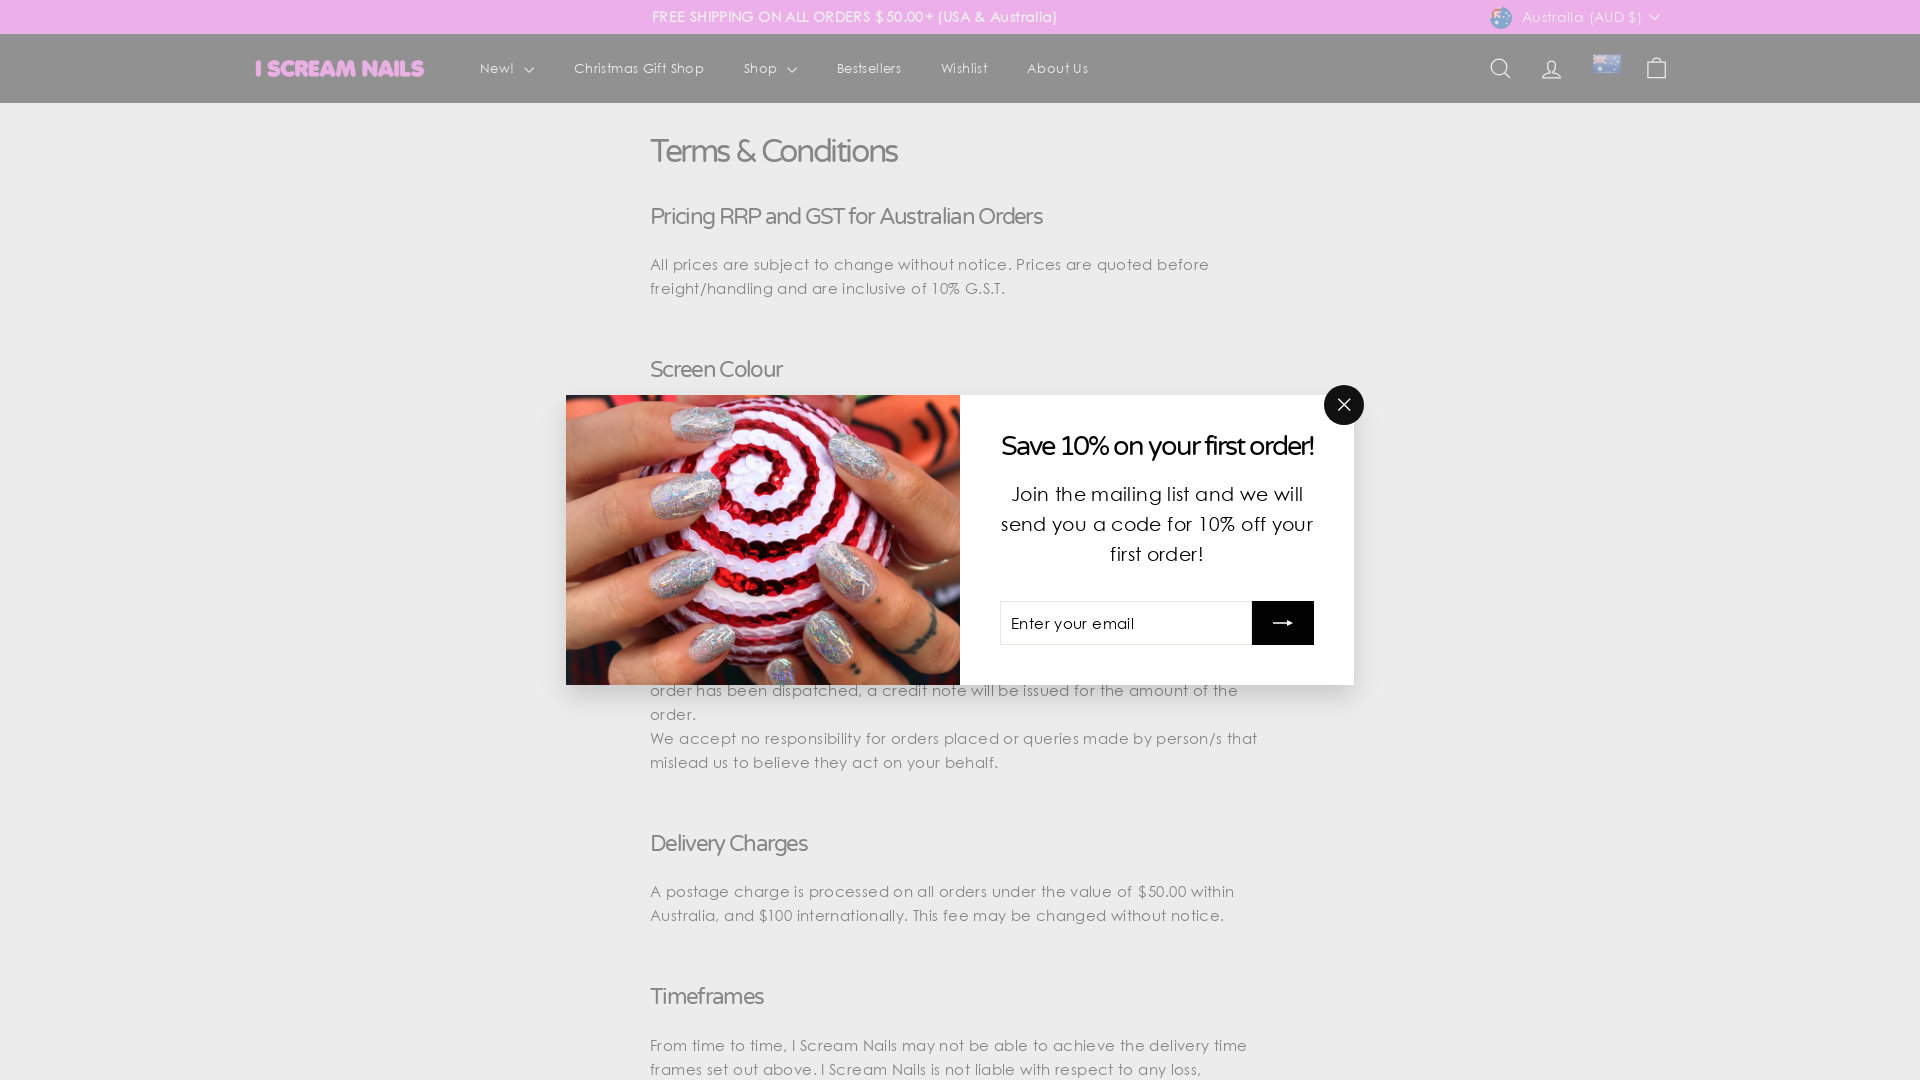 The width and height of the screenshot is (1920, 1080). What do you see at coordinates (553, 67) in the screenshot?
I see `'Christmas Gift Shop'` at bounding box center [553, 67].